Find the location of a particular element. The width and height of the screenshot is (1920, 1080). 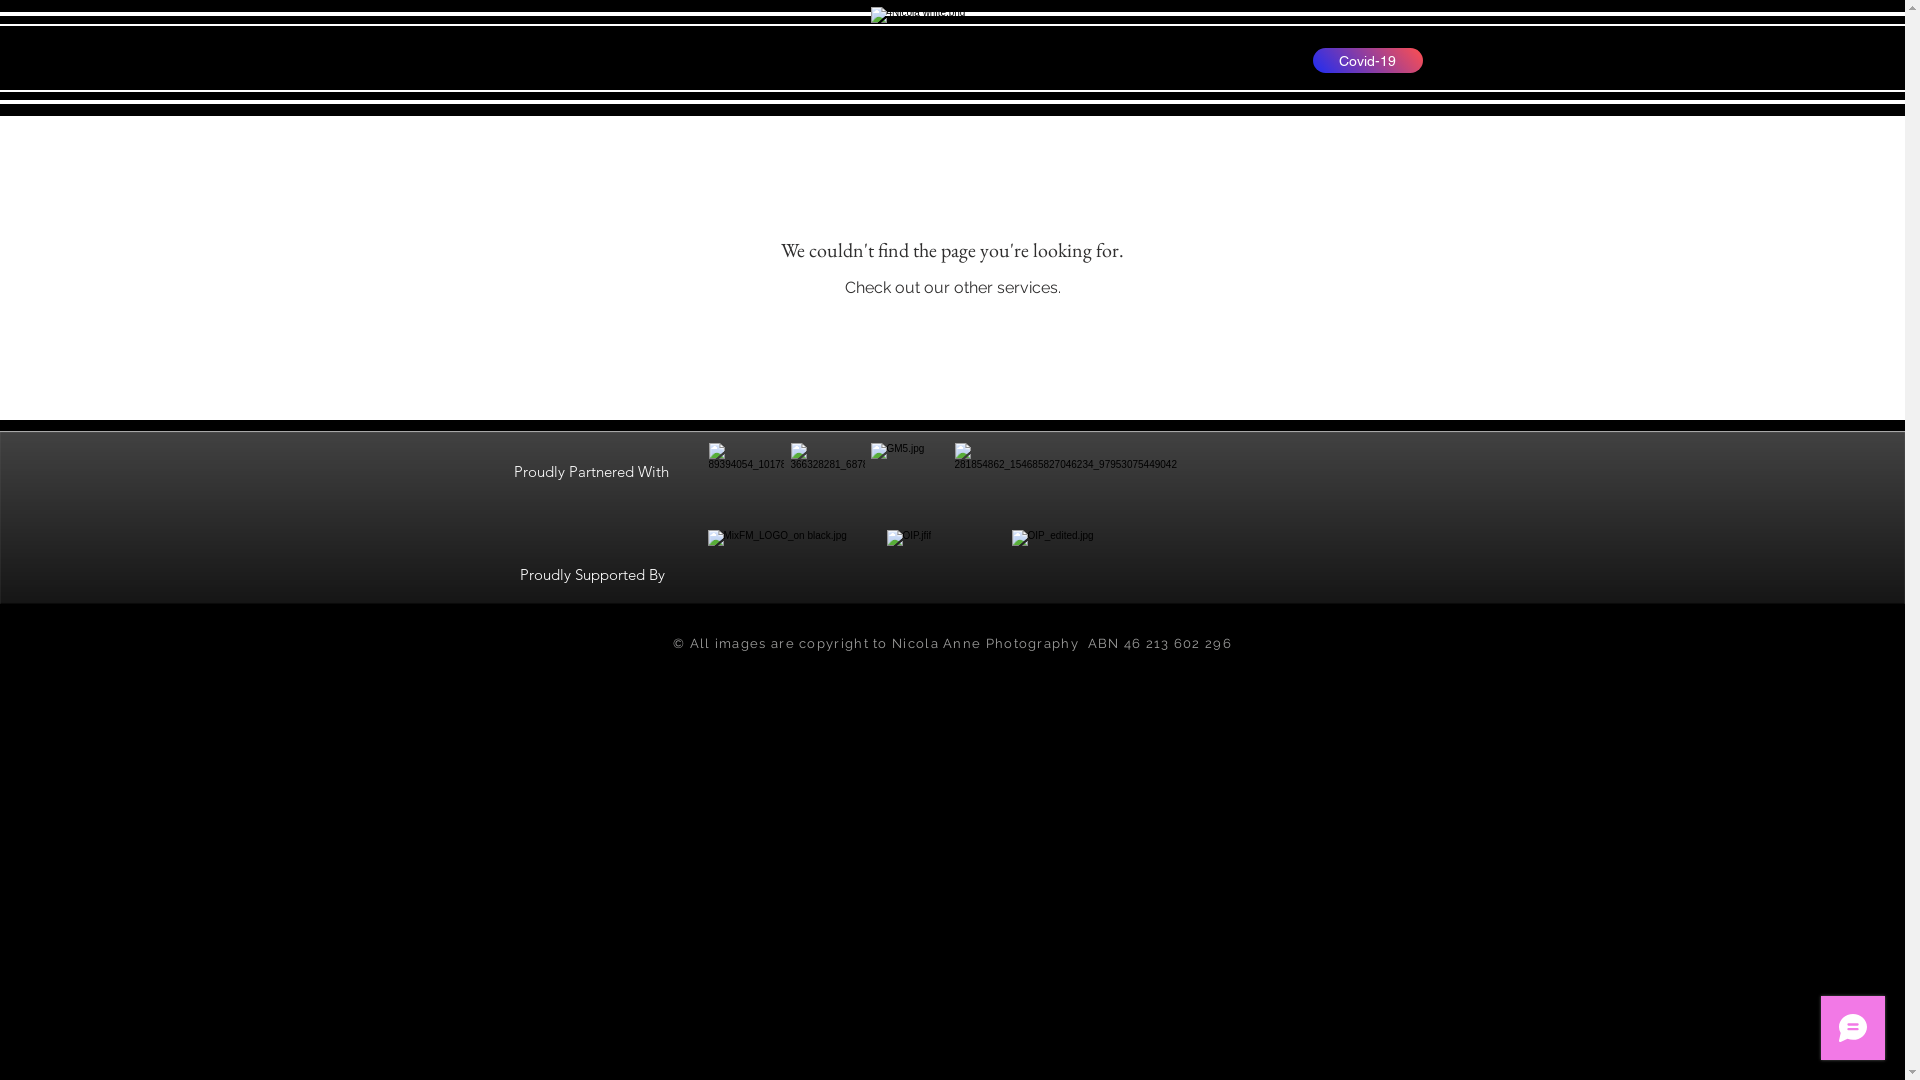

'Site Search' is located at coordinates (542, 59).